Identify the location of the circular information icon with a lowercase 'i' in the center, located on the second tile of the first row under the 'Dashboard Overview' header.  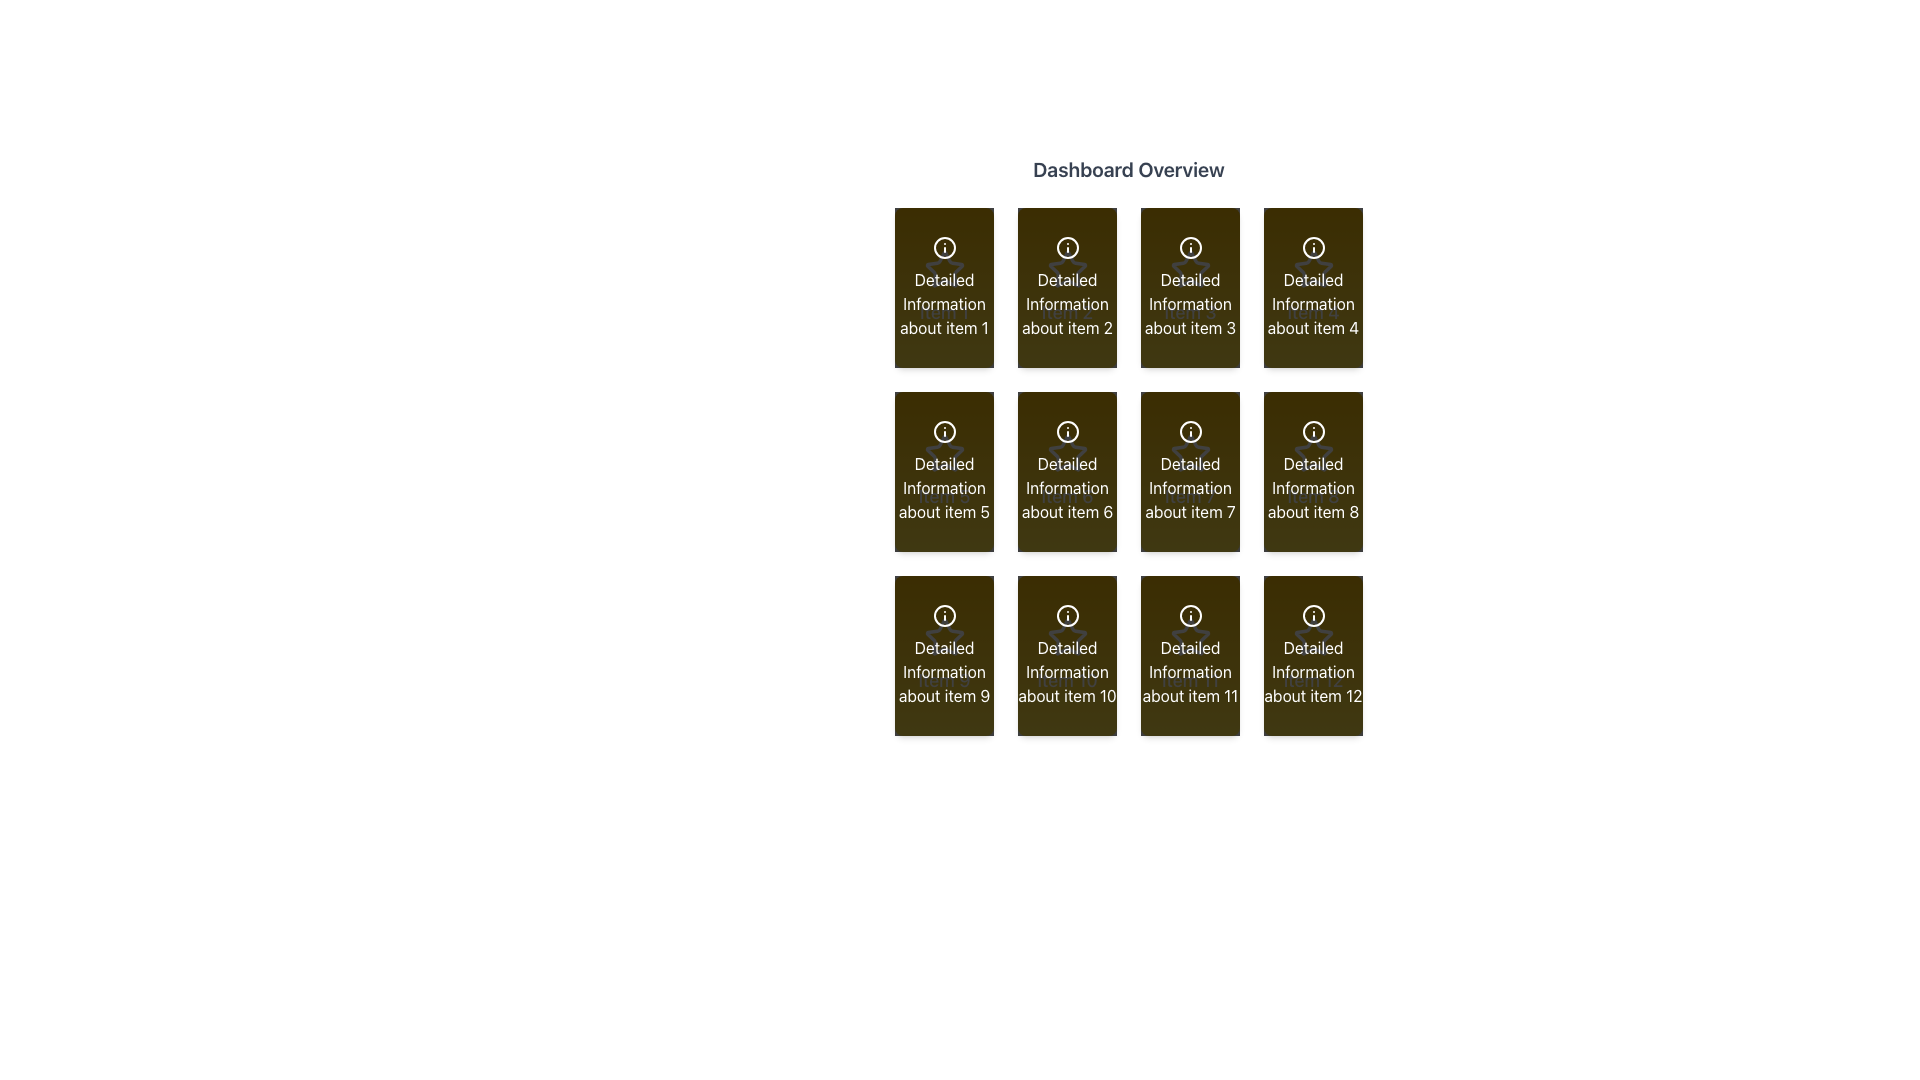
(1066, 246).